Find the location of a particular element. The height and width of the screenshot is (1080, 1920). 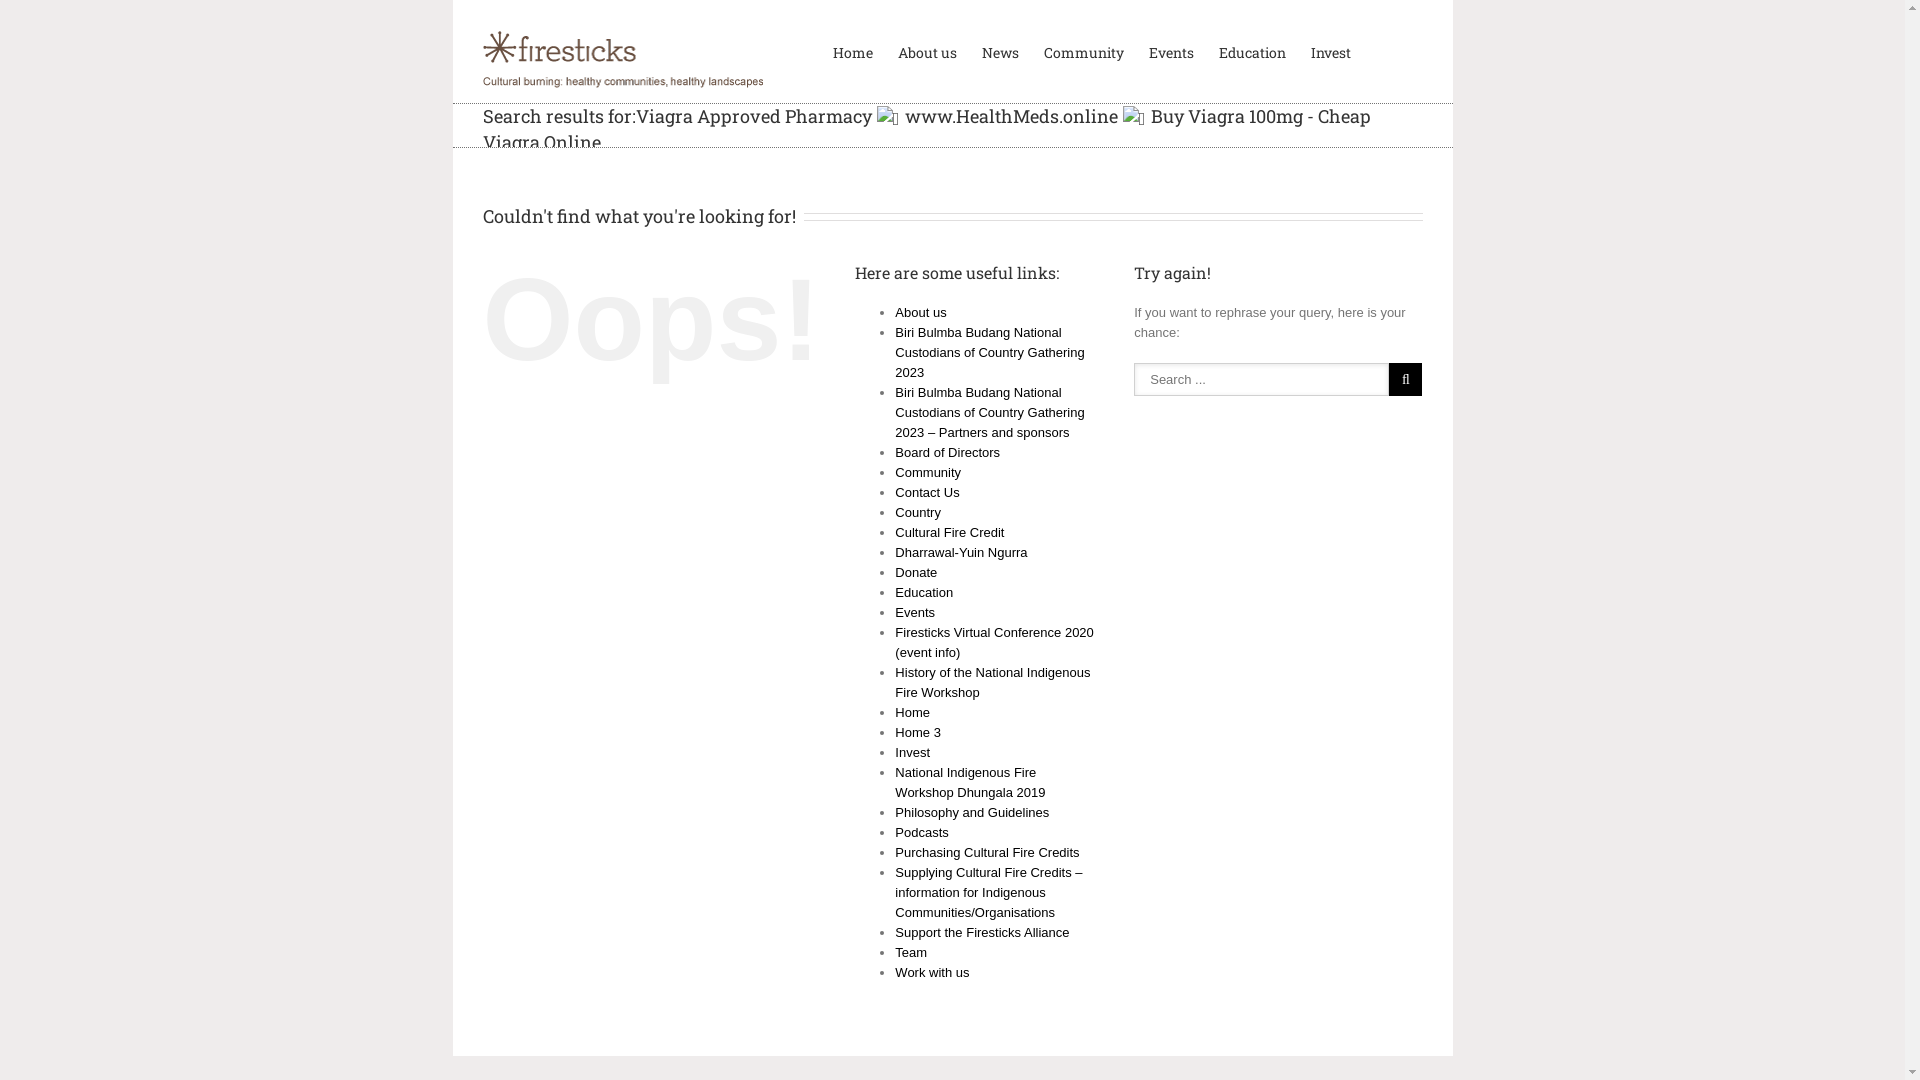

'Invest' is located at coordinates (911, 752).